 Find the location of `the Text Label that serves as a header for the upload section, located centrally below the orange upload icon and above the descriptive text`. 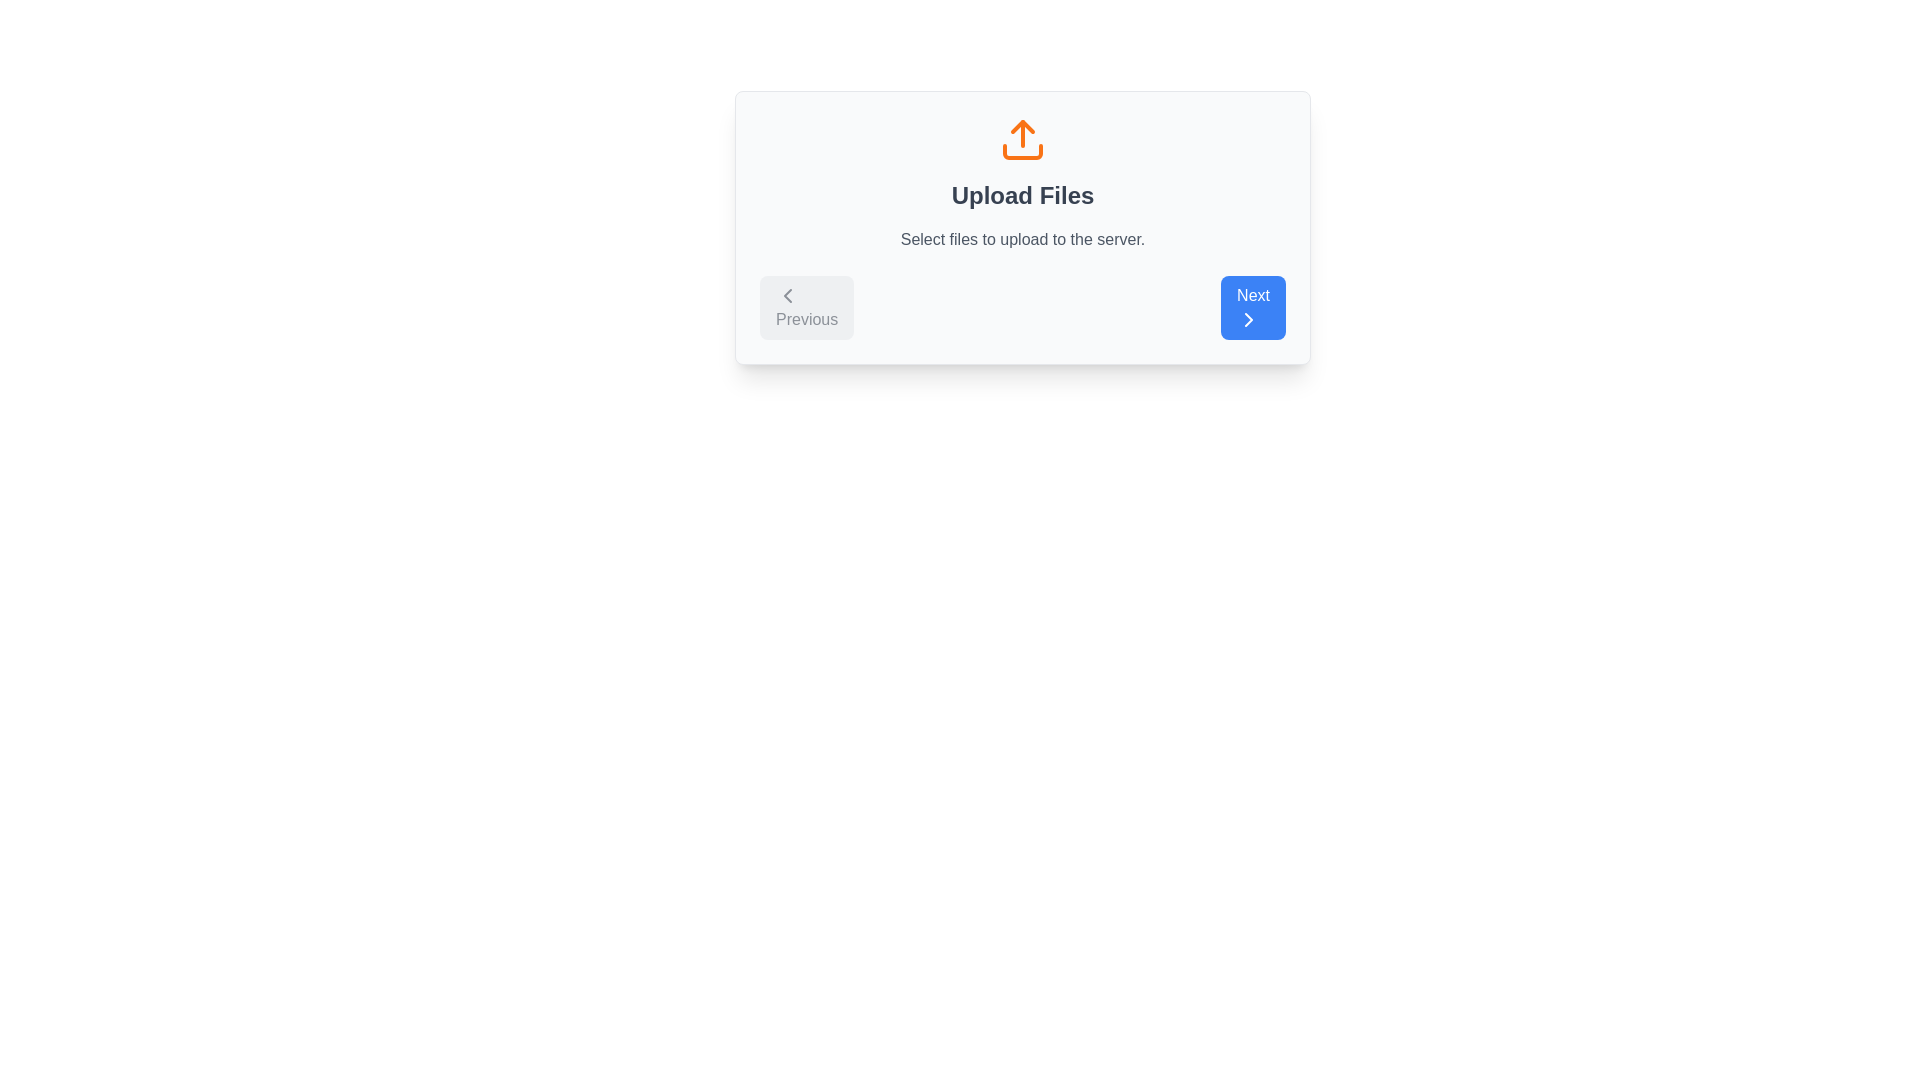

the Text Label that serves as a header for the upload section, located centrally below the orange upload icon and above the descriptive text is located at coordinates (1022, 196).